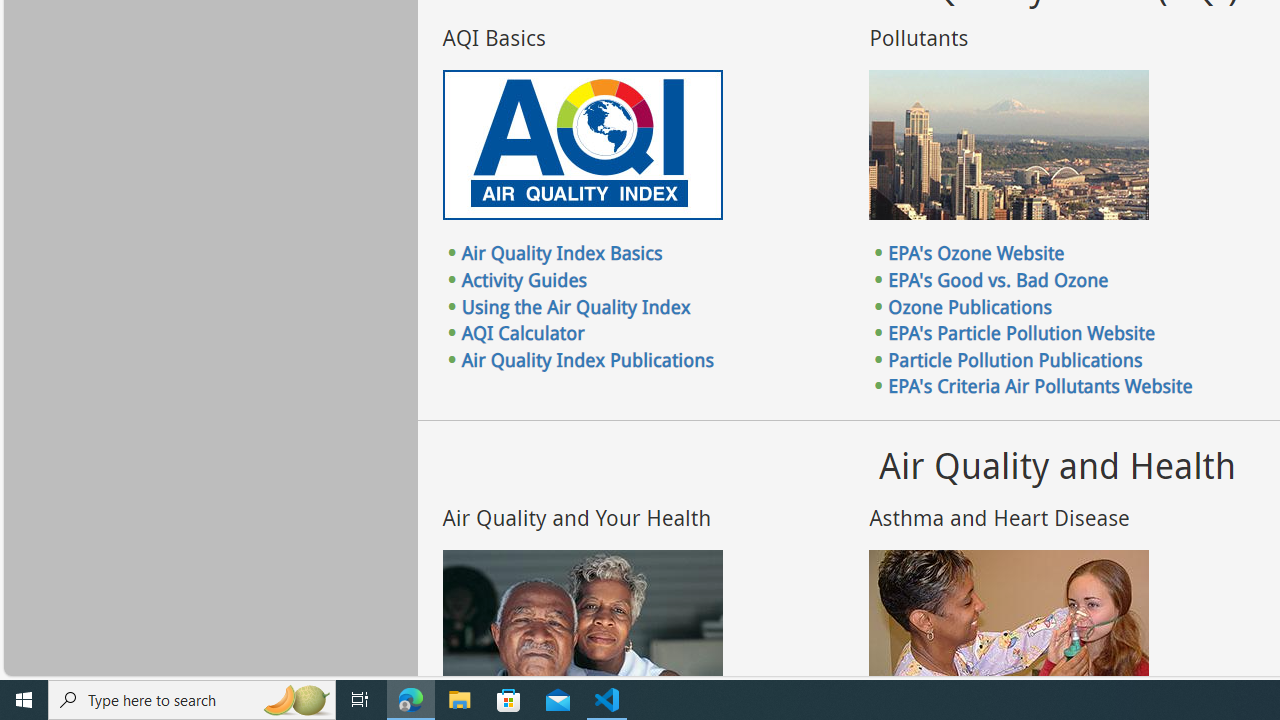 This screenshot has height=720, width=1280. I want to click on 'AQI Calculator', so click(522, 332).